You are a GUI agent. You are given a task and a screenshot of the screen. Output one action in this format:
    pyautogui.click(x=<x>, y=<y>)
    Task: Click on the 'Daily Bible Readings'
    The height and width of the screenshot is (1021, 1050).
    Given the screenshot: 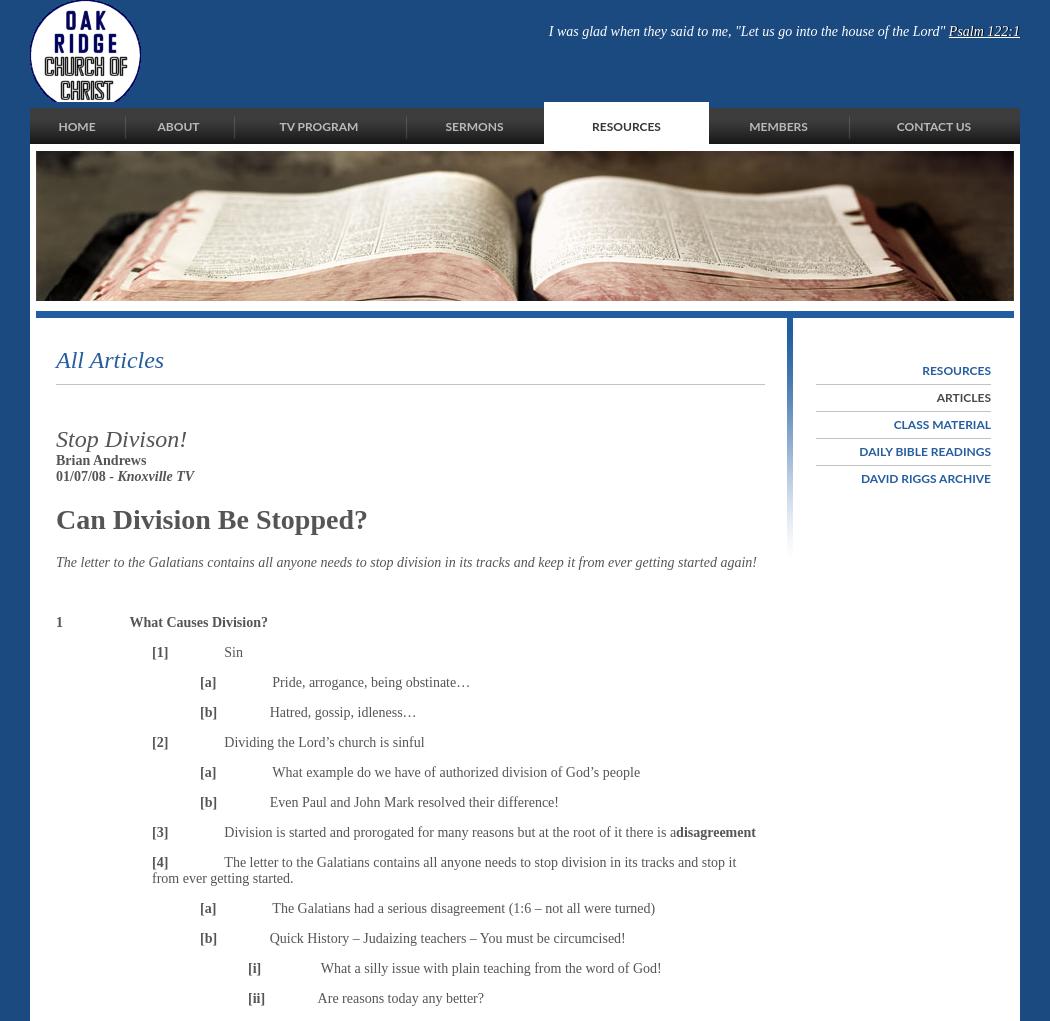 What is the action you would take?
    pyautogui.click(x=925, y=451)
    